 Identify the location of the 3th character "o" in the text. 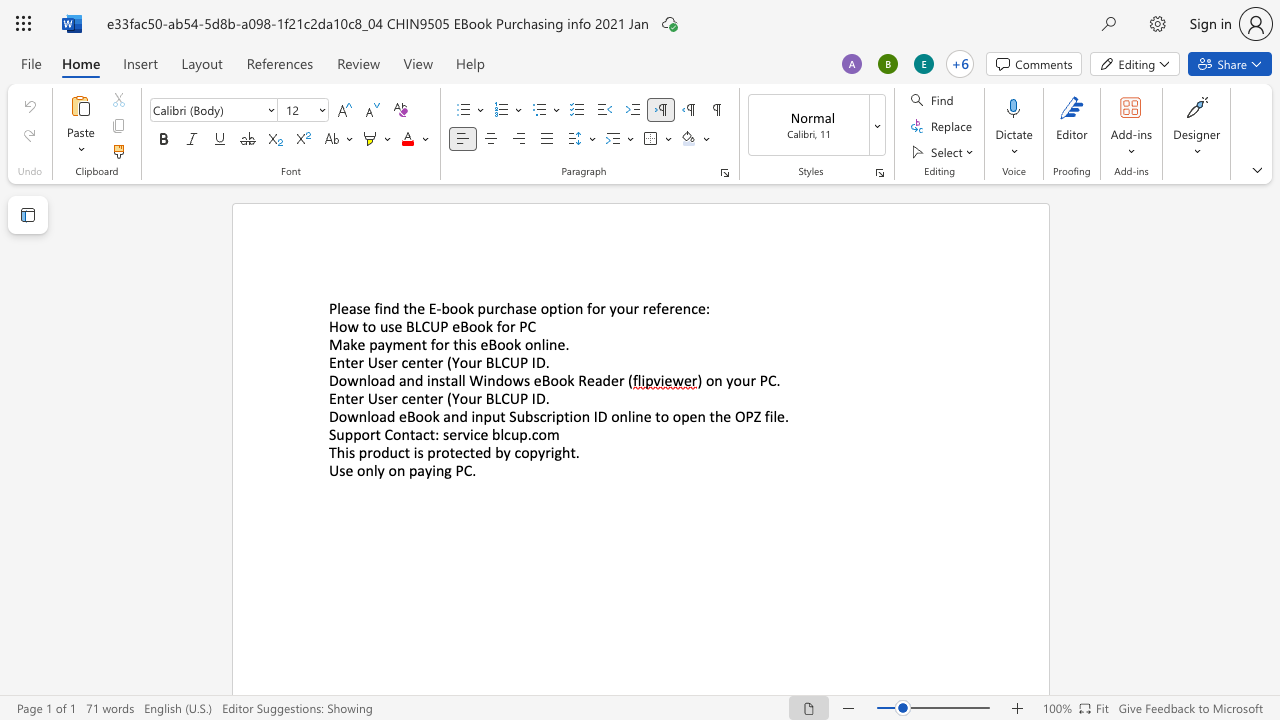
(472, 325).